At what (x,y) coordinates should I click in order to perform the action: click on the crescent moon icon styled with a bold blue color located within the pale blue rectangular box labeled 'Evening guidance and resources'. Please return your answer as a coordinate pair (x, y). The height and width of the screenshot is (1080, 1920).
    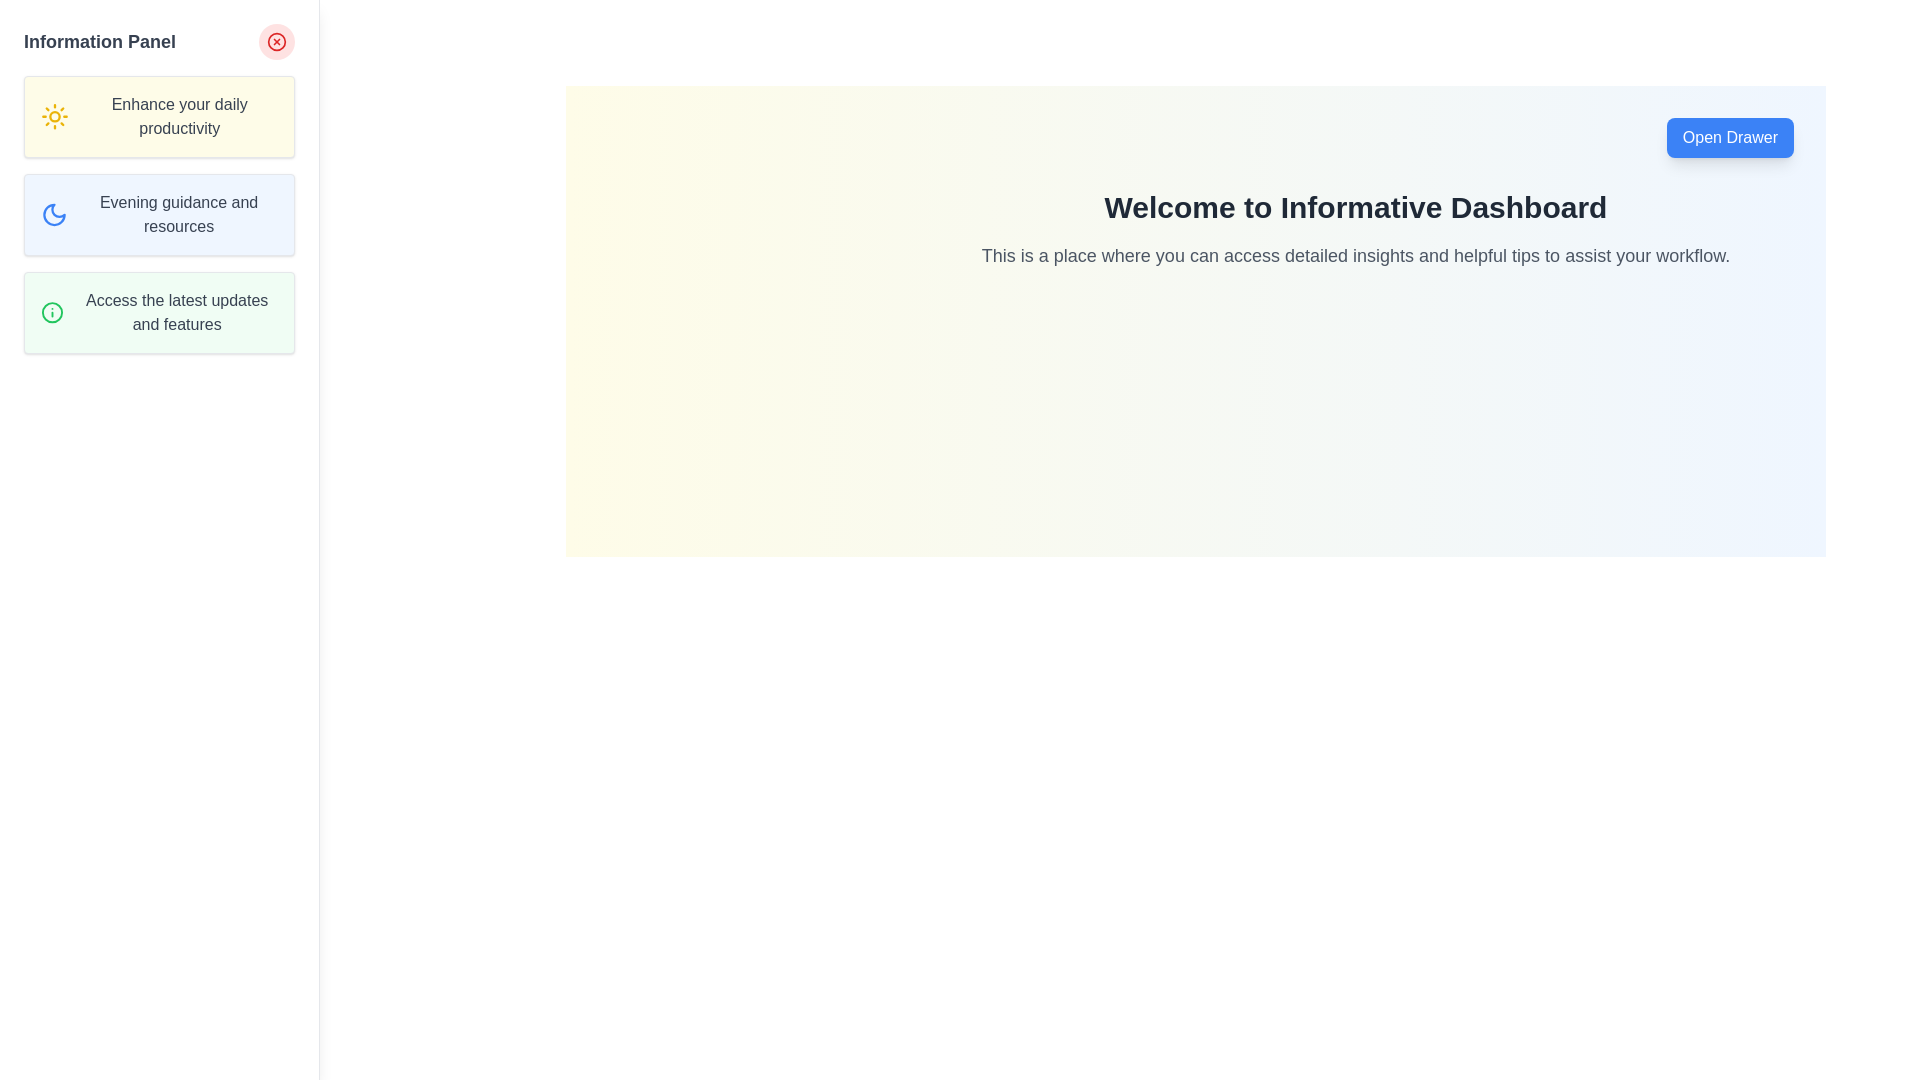
    Looking at the image, I should click on (54, 215).